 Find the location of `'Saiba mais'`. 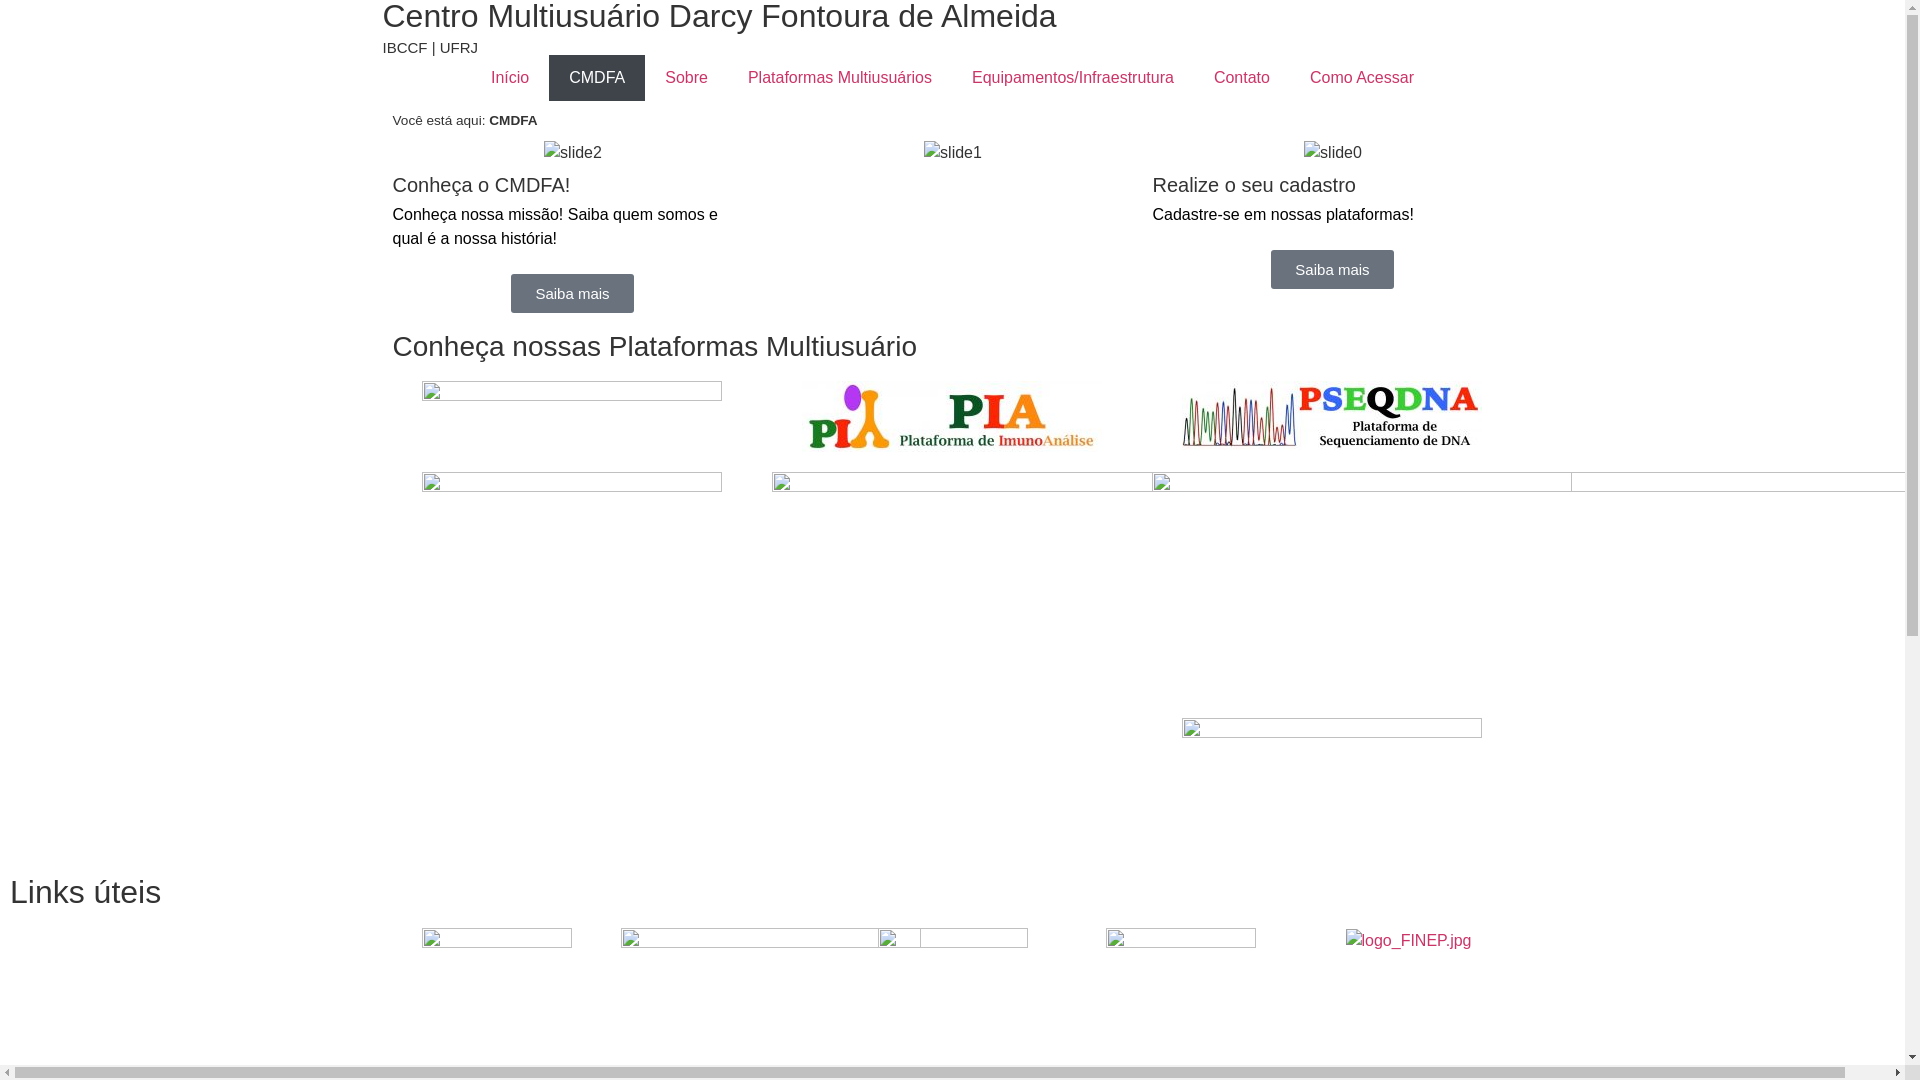

'Saiba mais' is located at coordinates (1331, 268).